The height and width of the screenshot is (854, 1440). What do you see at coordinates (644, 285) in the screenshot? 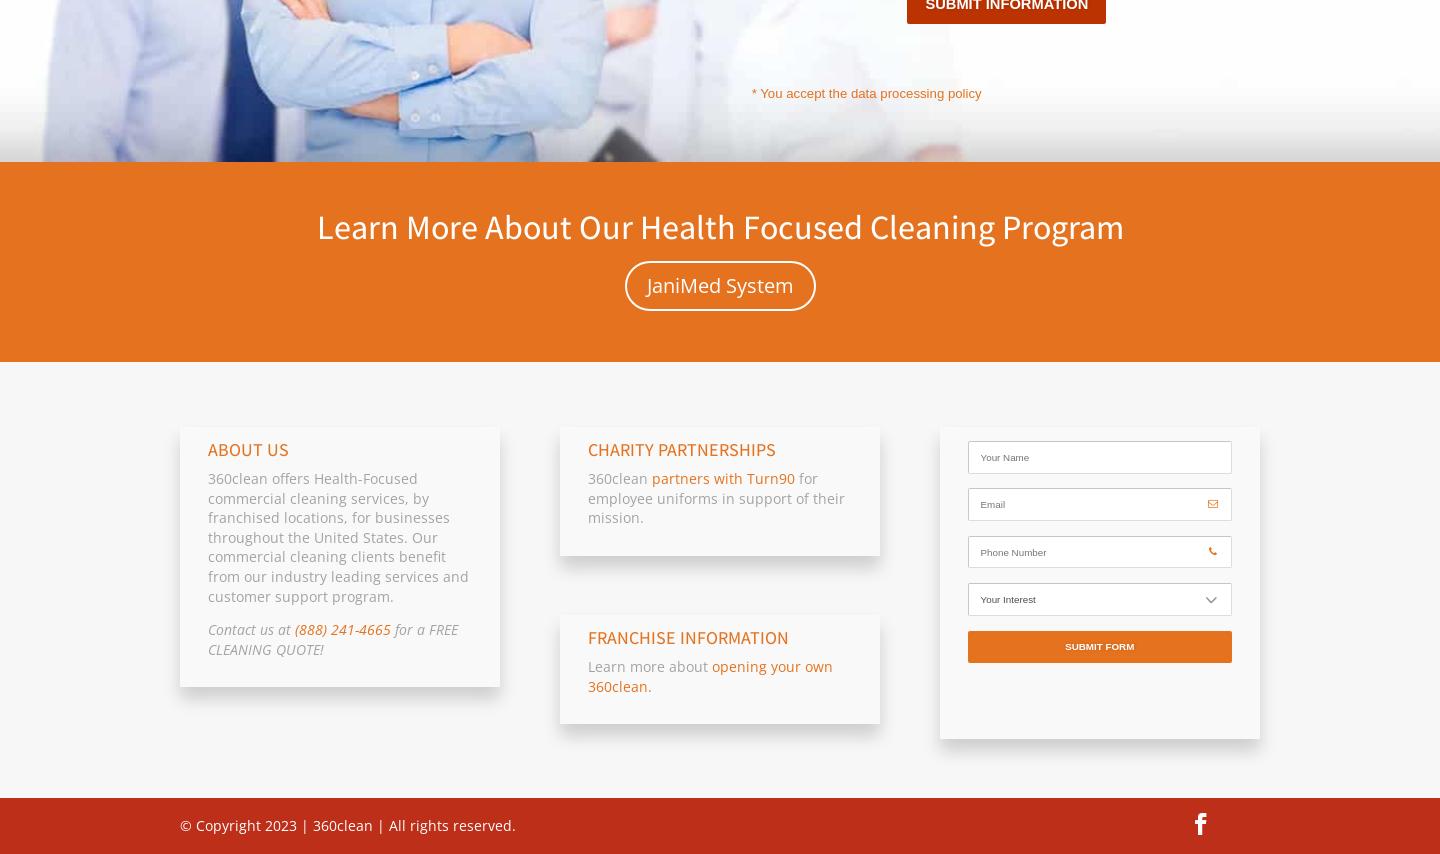
I see `'JaniMed System'` at bounding box center [644, 285].